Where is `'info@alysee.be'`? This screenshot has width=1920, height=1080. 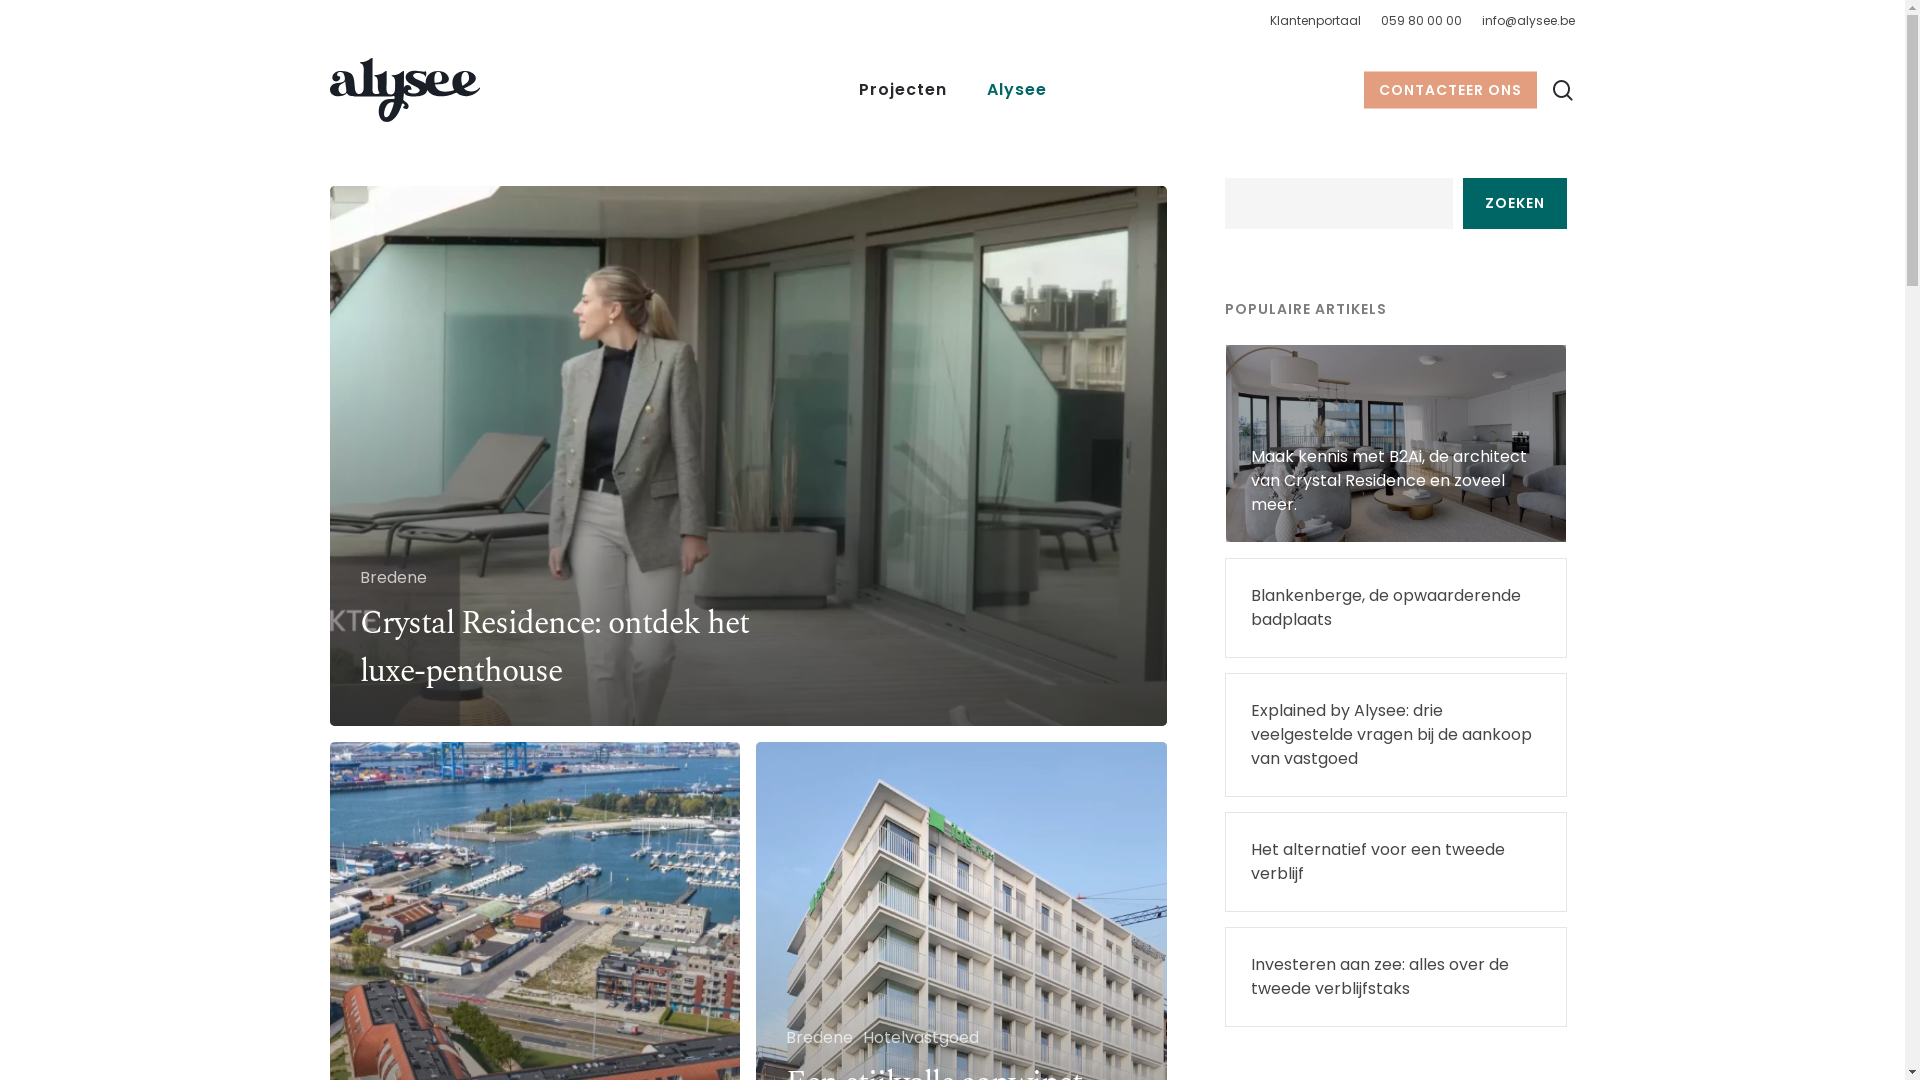
'info@alysee.be' is located at coordinates (1482, 20).